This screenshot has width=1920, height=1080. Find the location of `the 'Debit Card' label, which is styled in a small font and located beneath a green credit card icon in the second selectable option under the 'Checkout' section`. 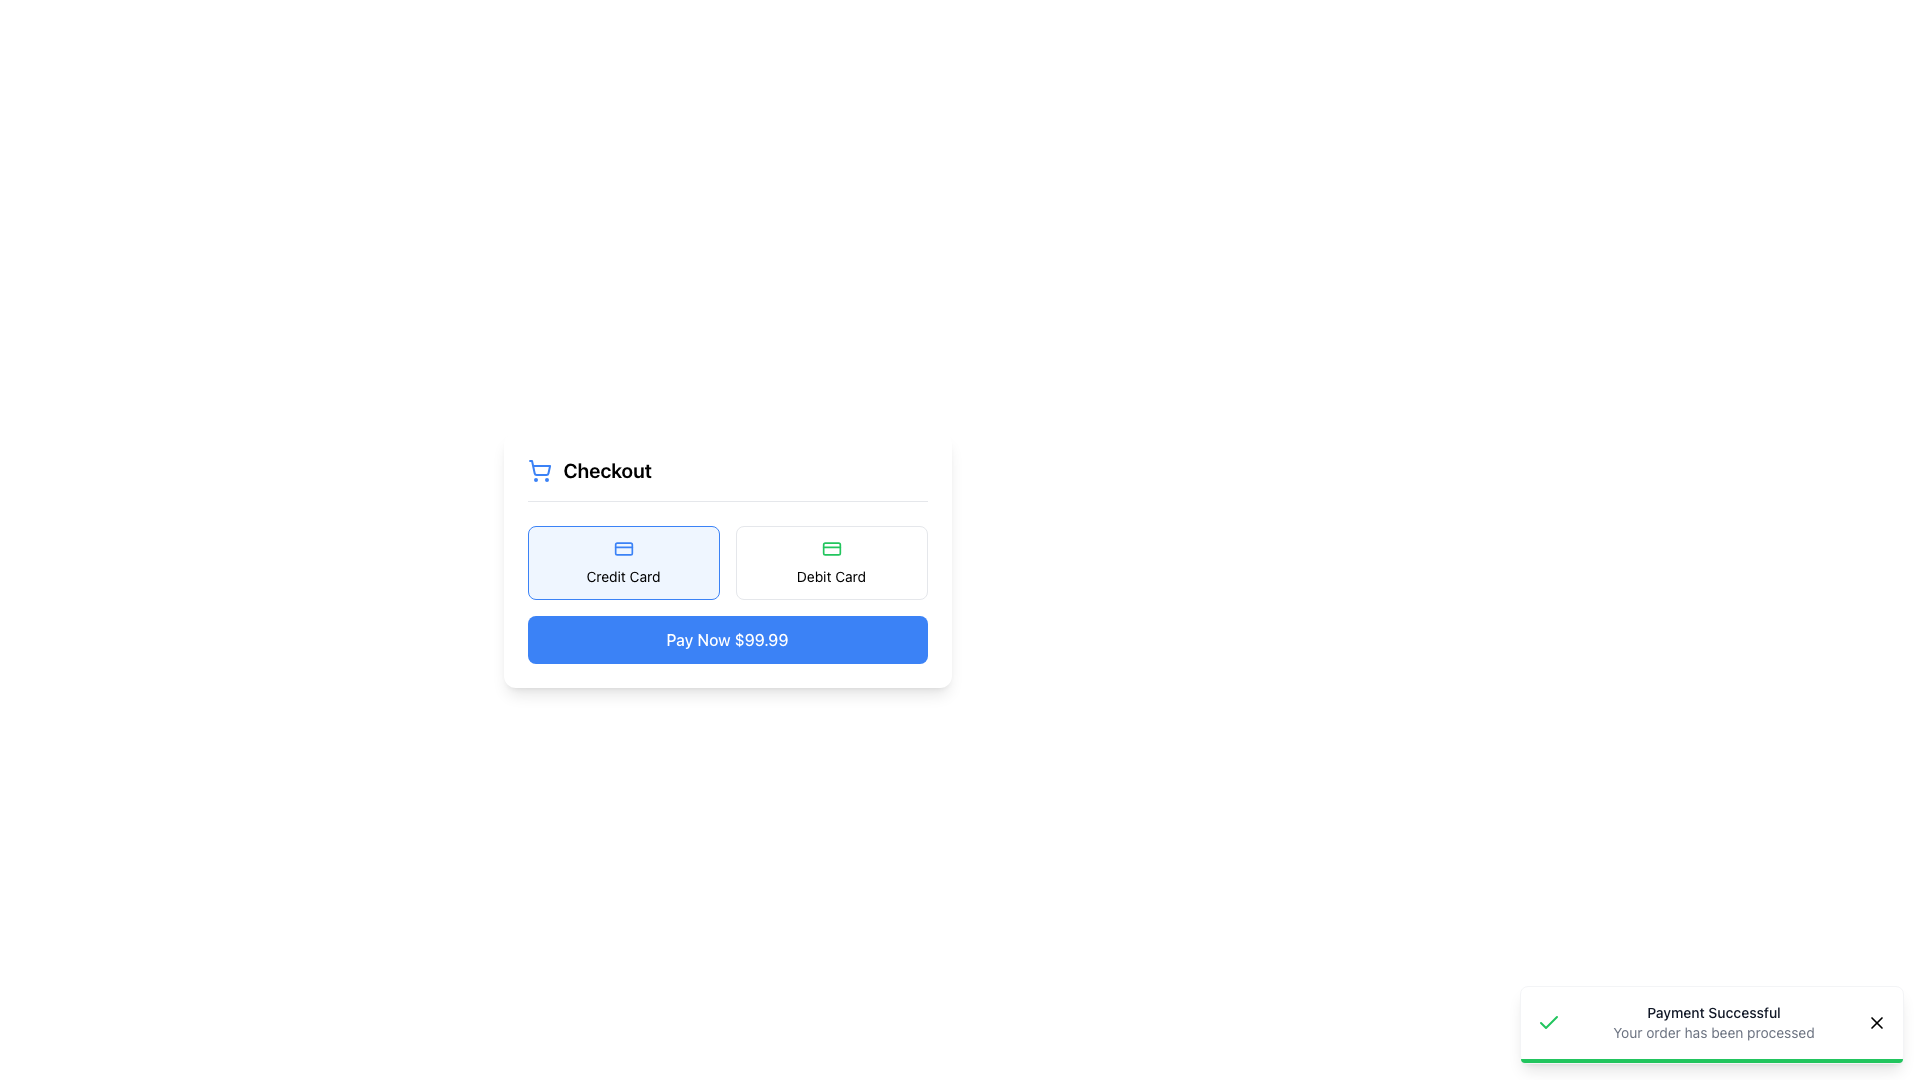

the 'Debit Card' label, which is styled in a small font and located beneath a green credit card icon in the second selectable option under the 'Checkout' section is located at coordinates (831, 577).